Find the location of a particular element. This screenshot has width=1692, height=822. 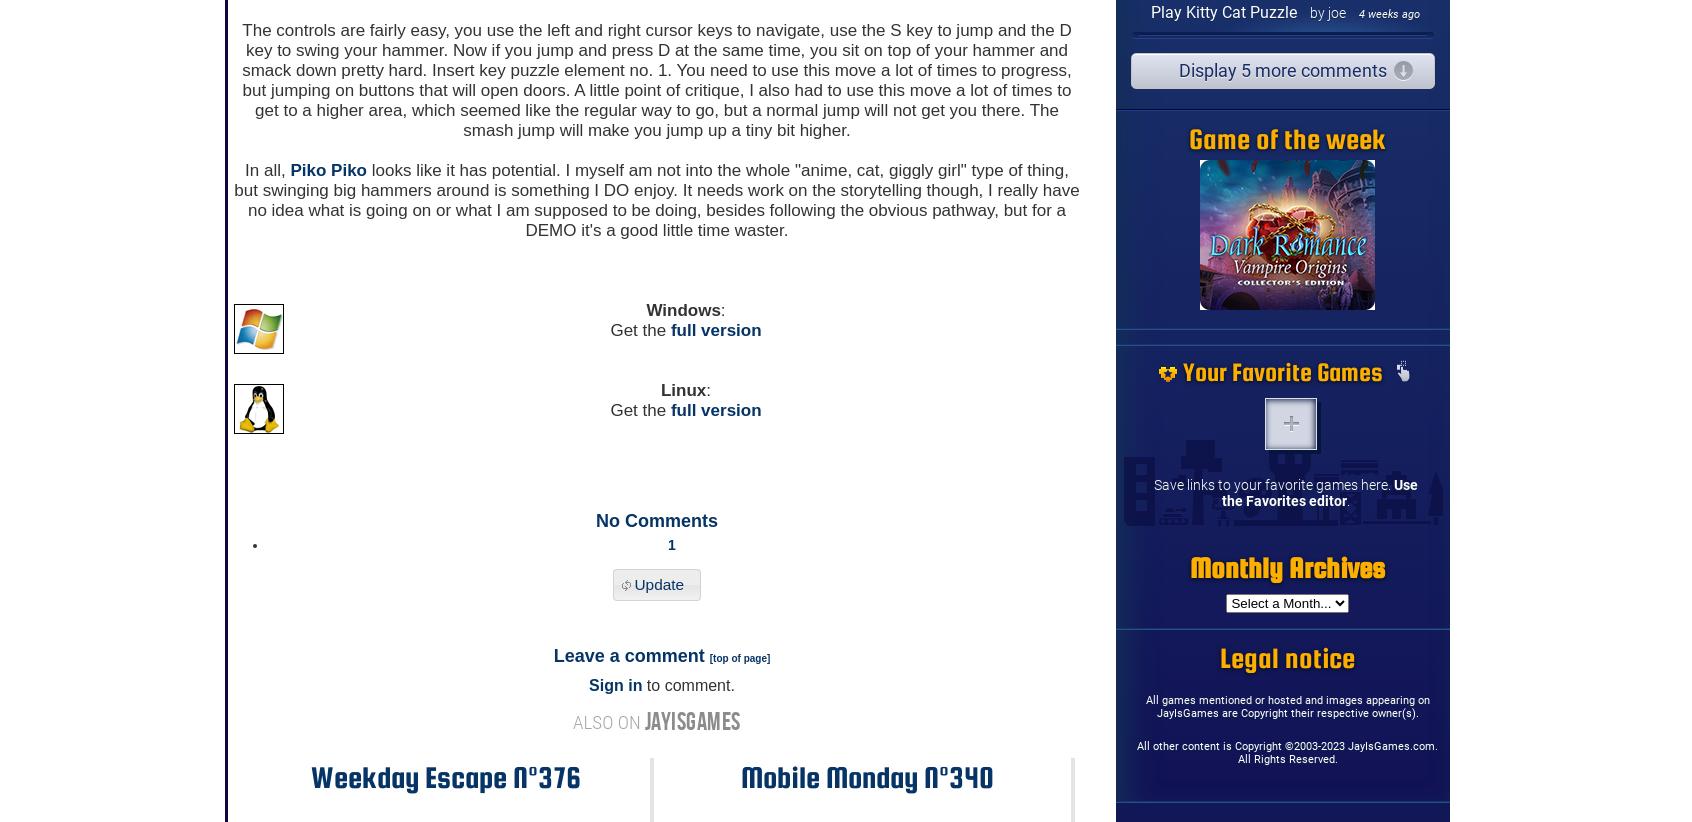

'1' is located at coordinates (668, 544).